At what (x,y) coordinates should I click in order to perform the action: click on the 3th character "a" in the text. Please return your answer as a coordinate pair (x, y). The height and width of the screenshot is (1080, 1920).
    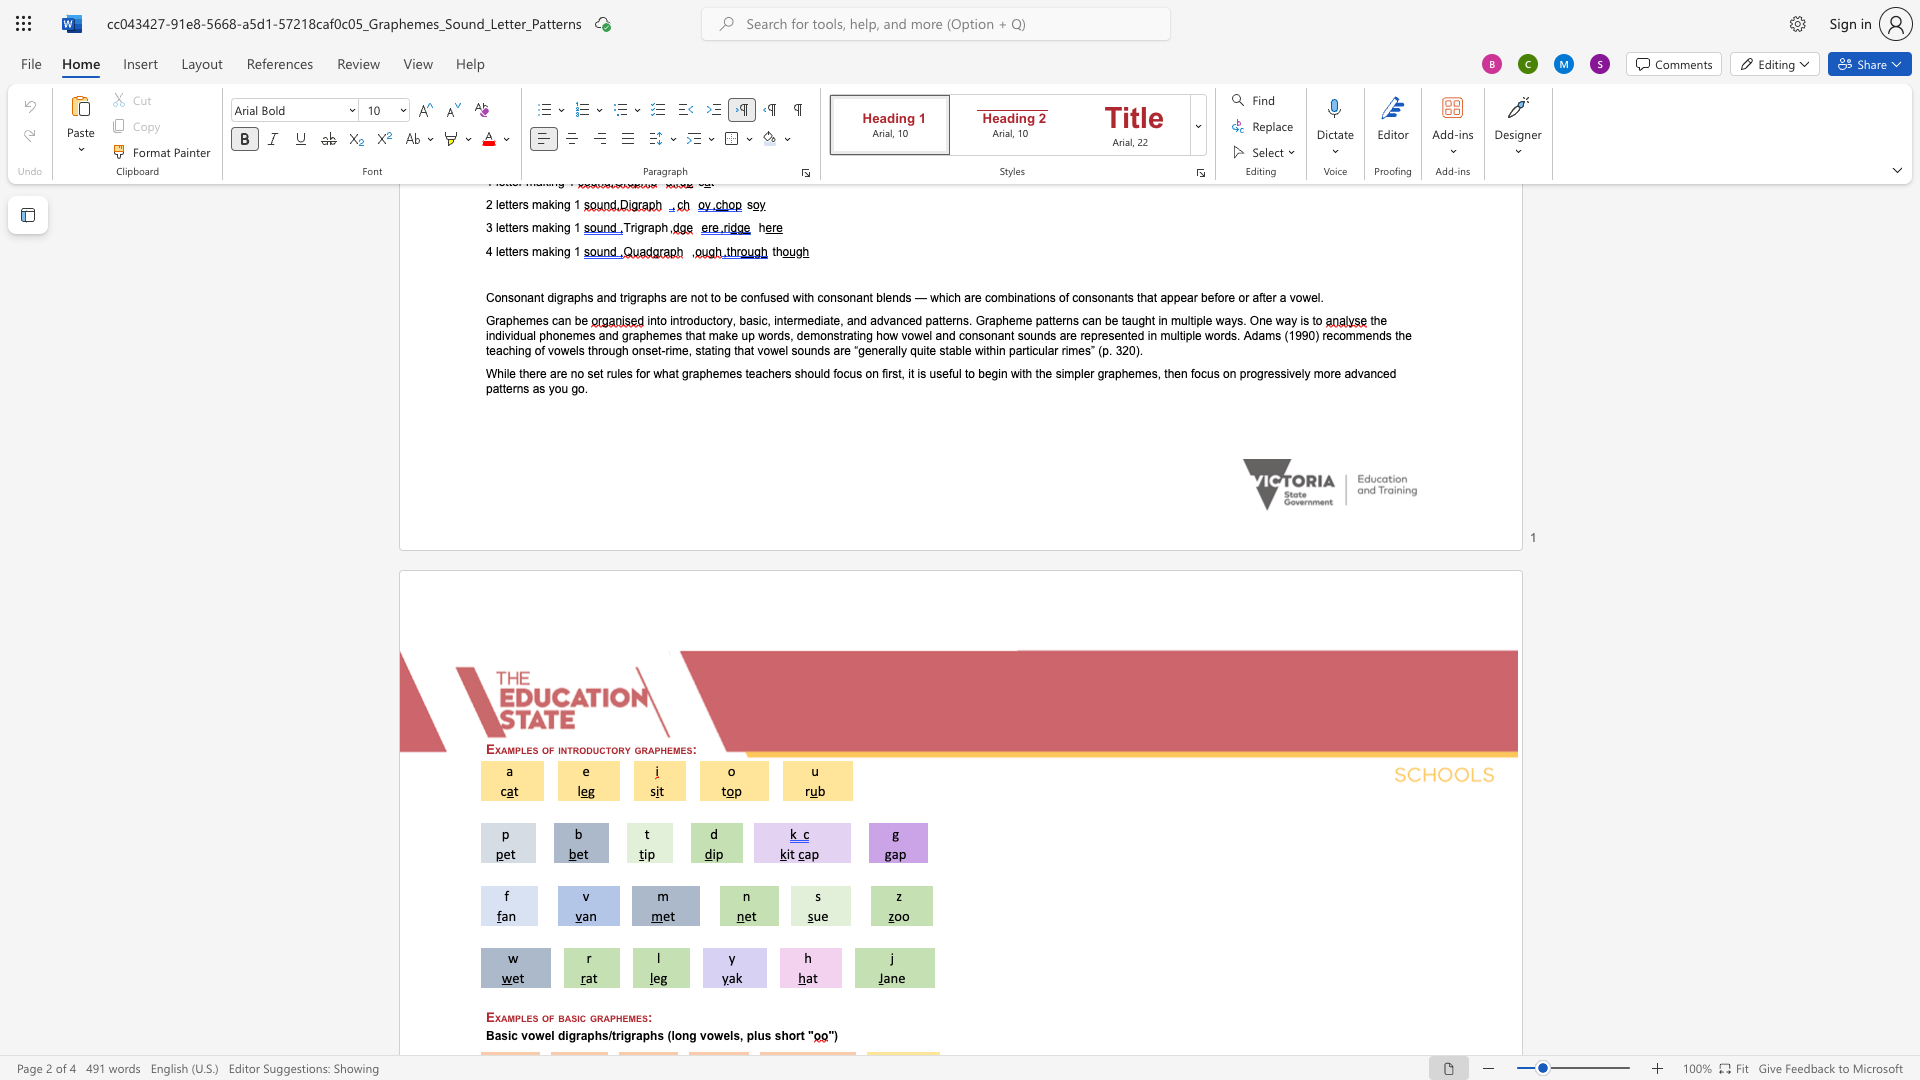
    Looking at the image, I should click on (605, 1017).